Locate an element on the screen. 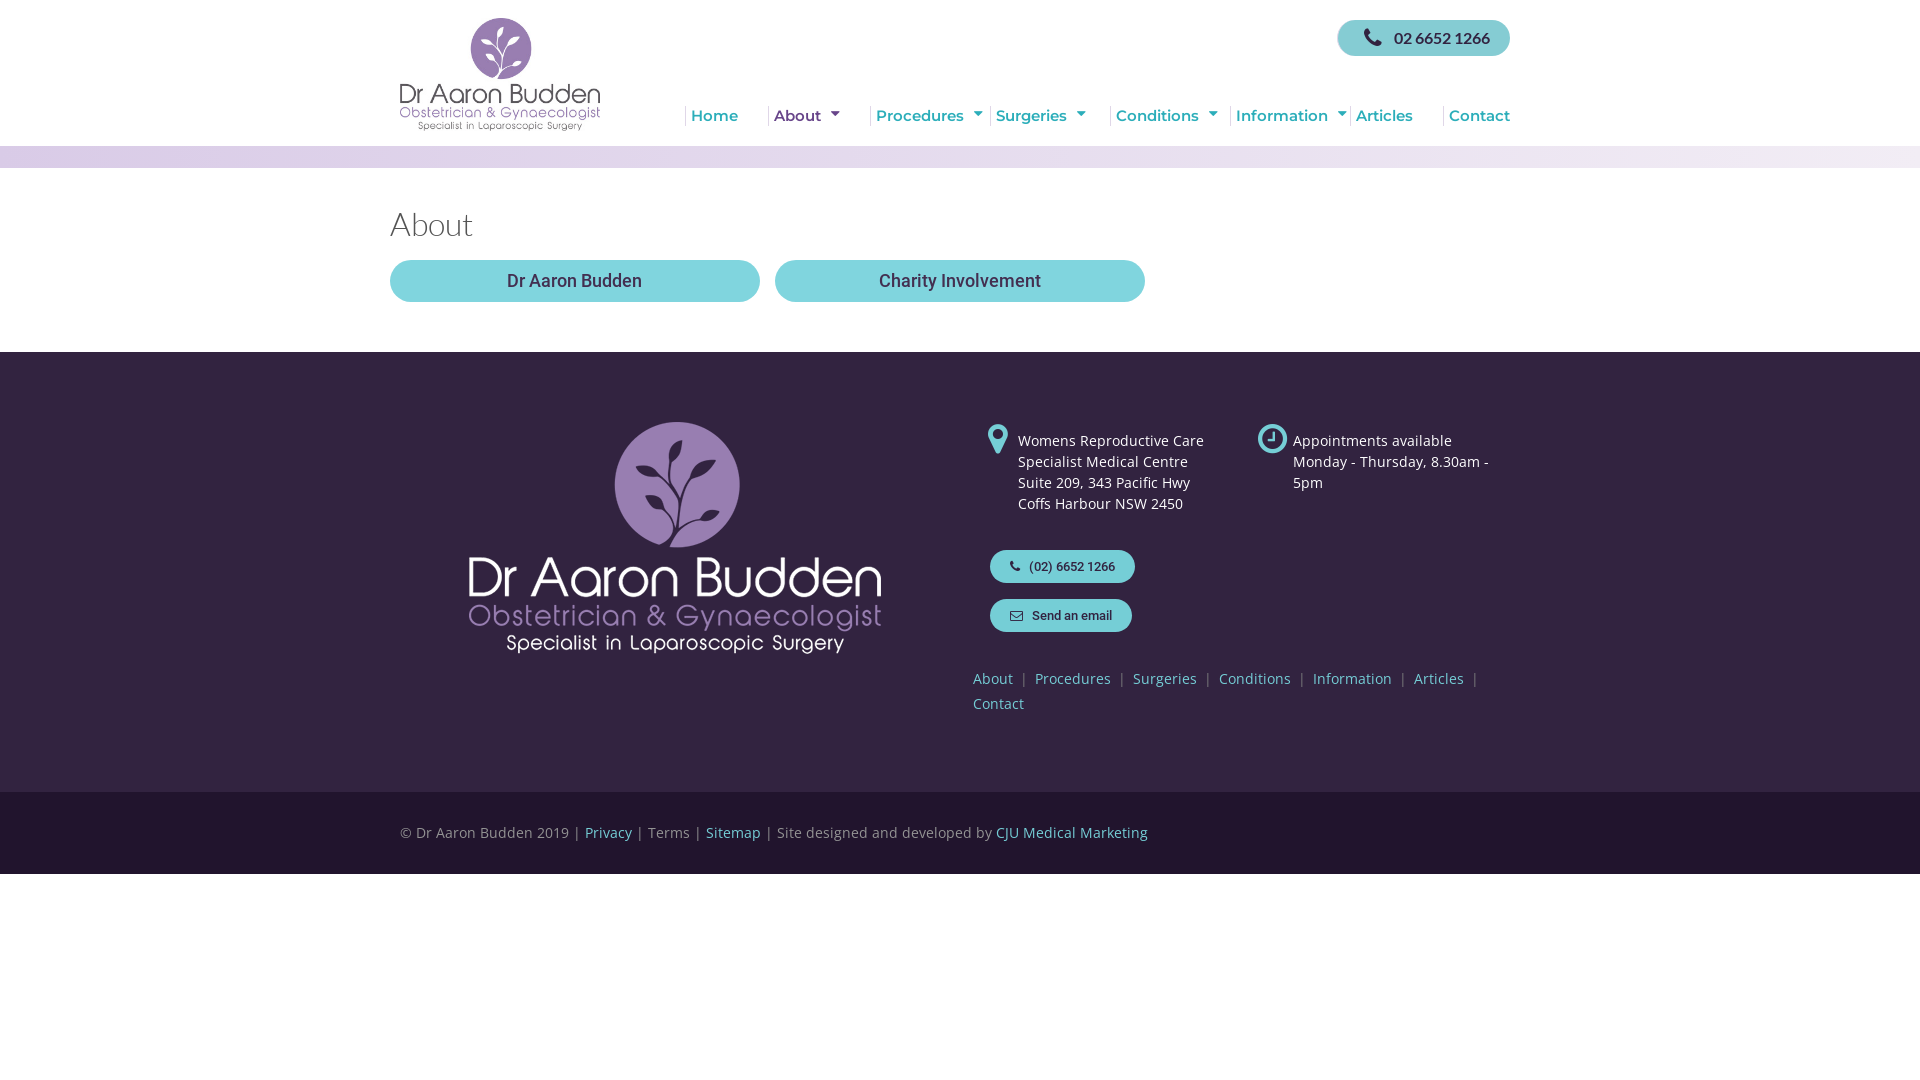 Image resolution: width=1920 pixels, height=1080 pixels. 'Send an email' is located at coordinates (989, 614).